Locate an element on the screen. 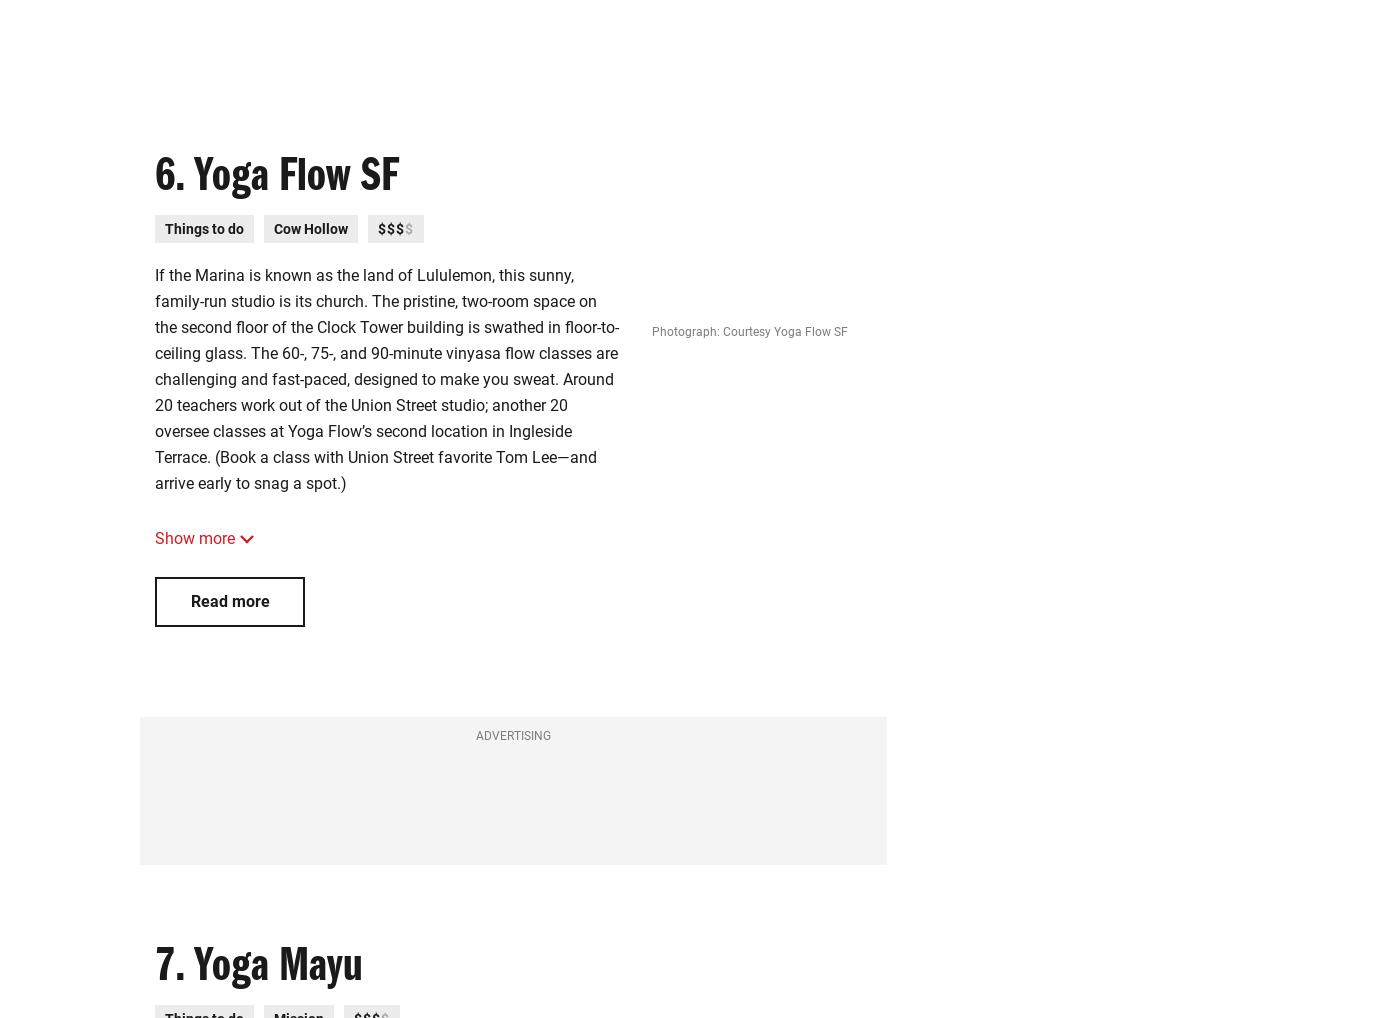  'Things to do' is located at coordinates (204, 227).